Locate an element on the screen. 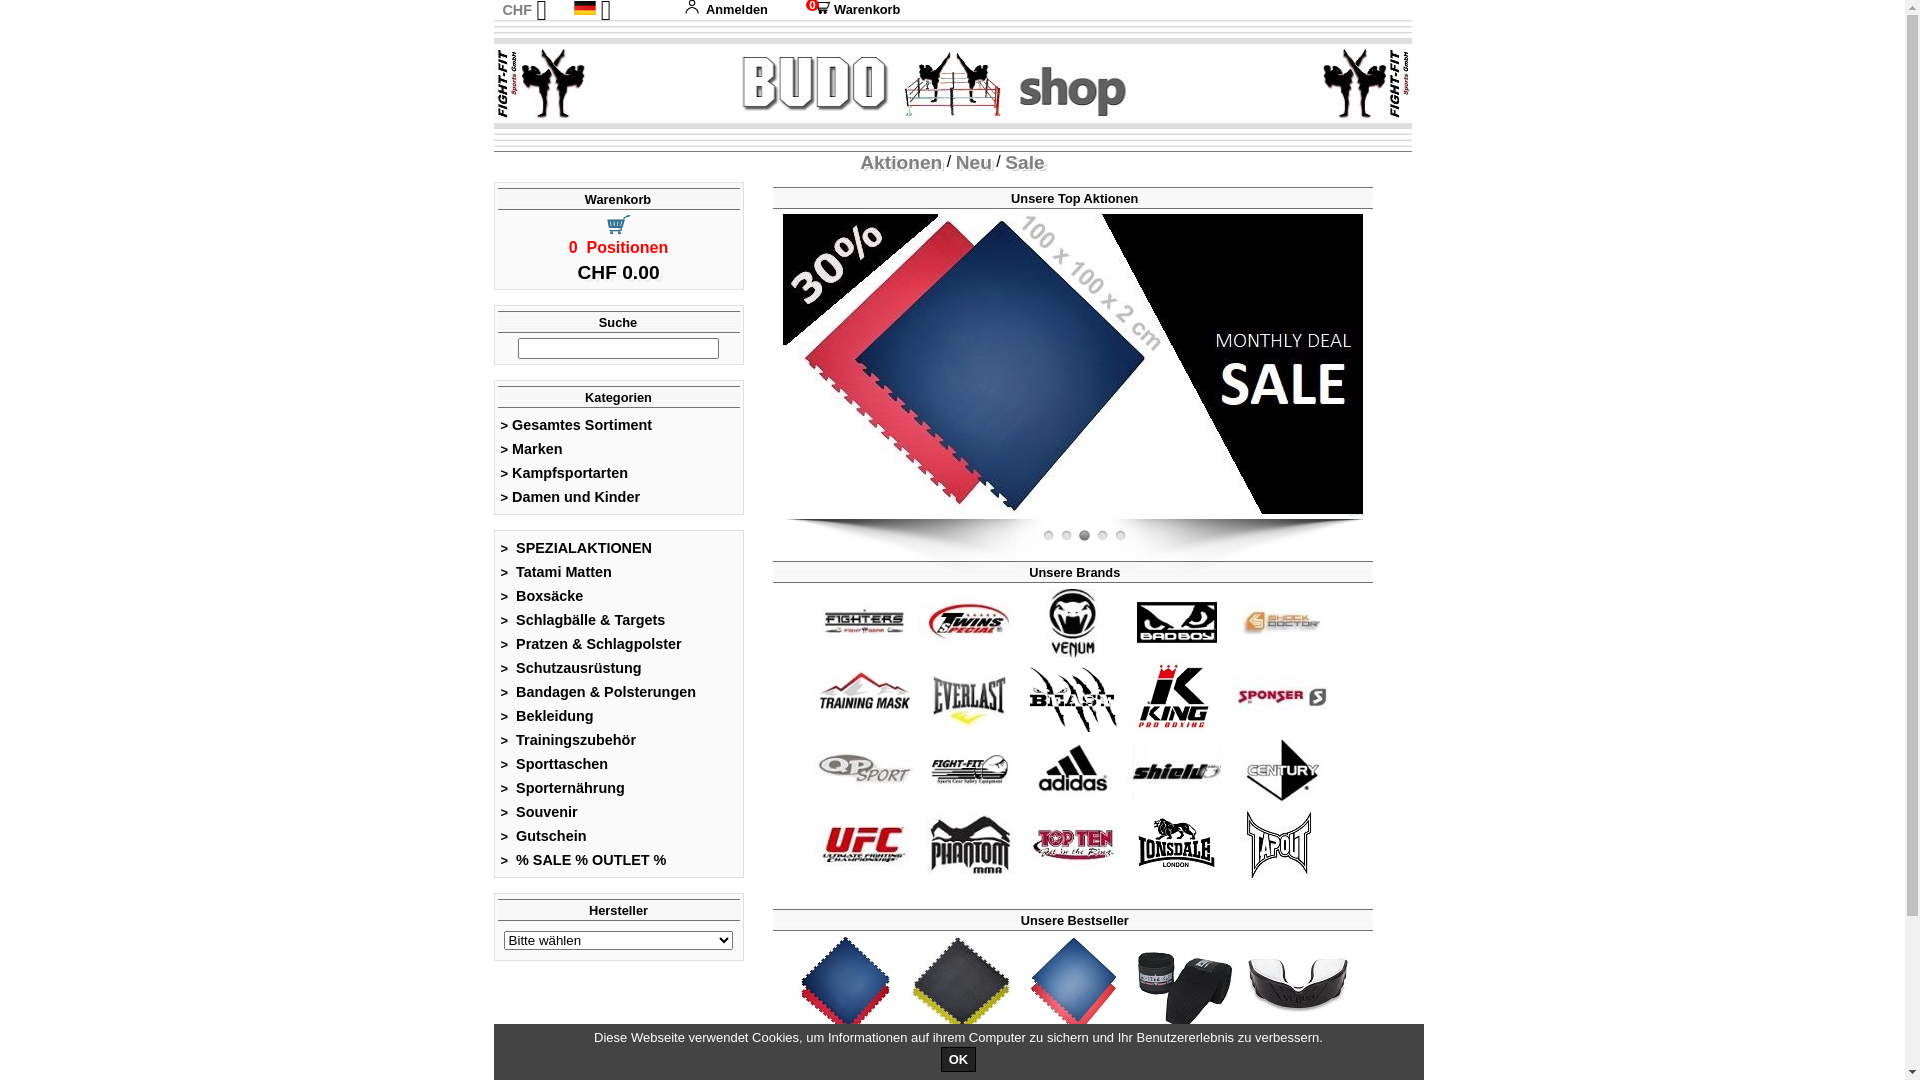  '>  % SALE % OUTLET %' is located at coordinates (582, 859).